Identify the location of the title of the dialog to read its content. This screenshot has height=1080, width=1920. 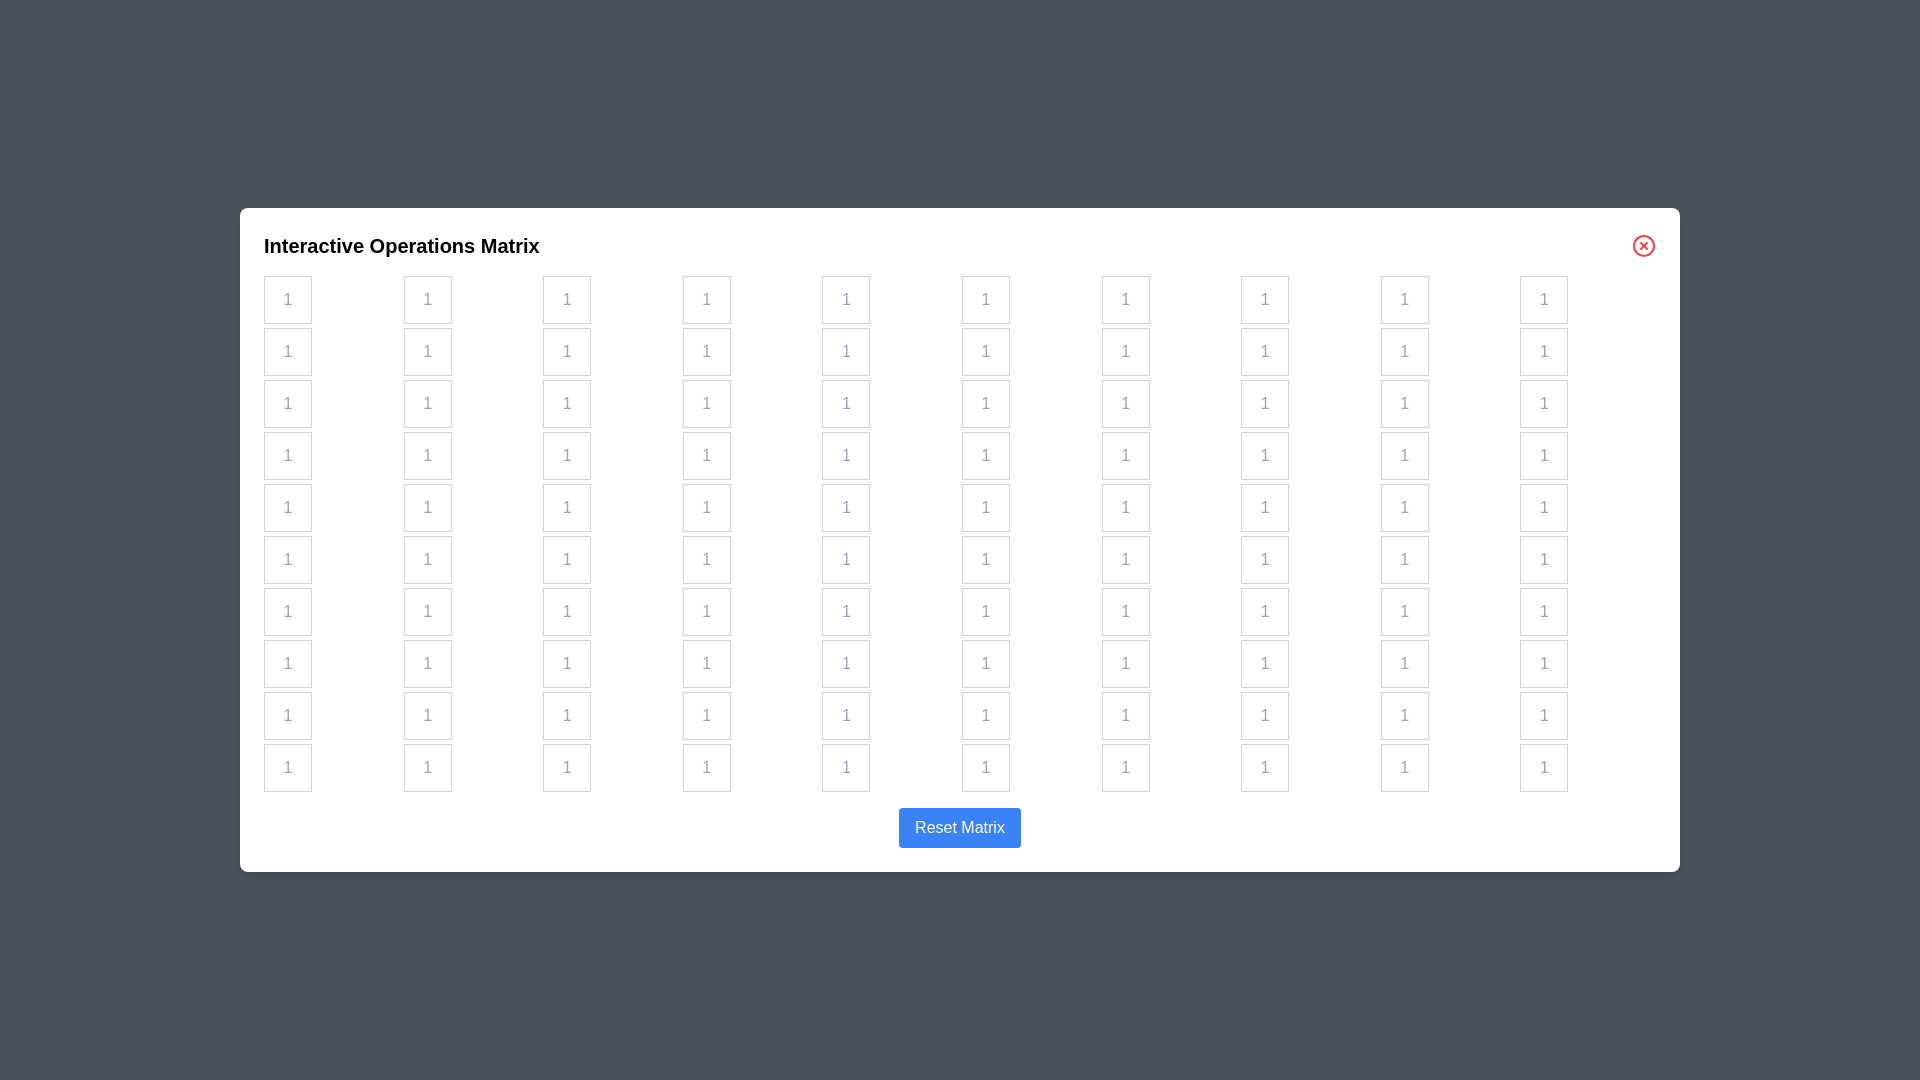
(400, 245).